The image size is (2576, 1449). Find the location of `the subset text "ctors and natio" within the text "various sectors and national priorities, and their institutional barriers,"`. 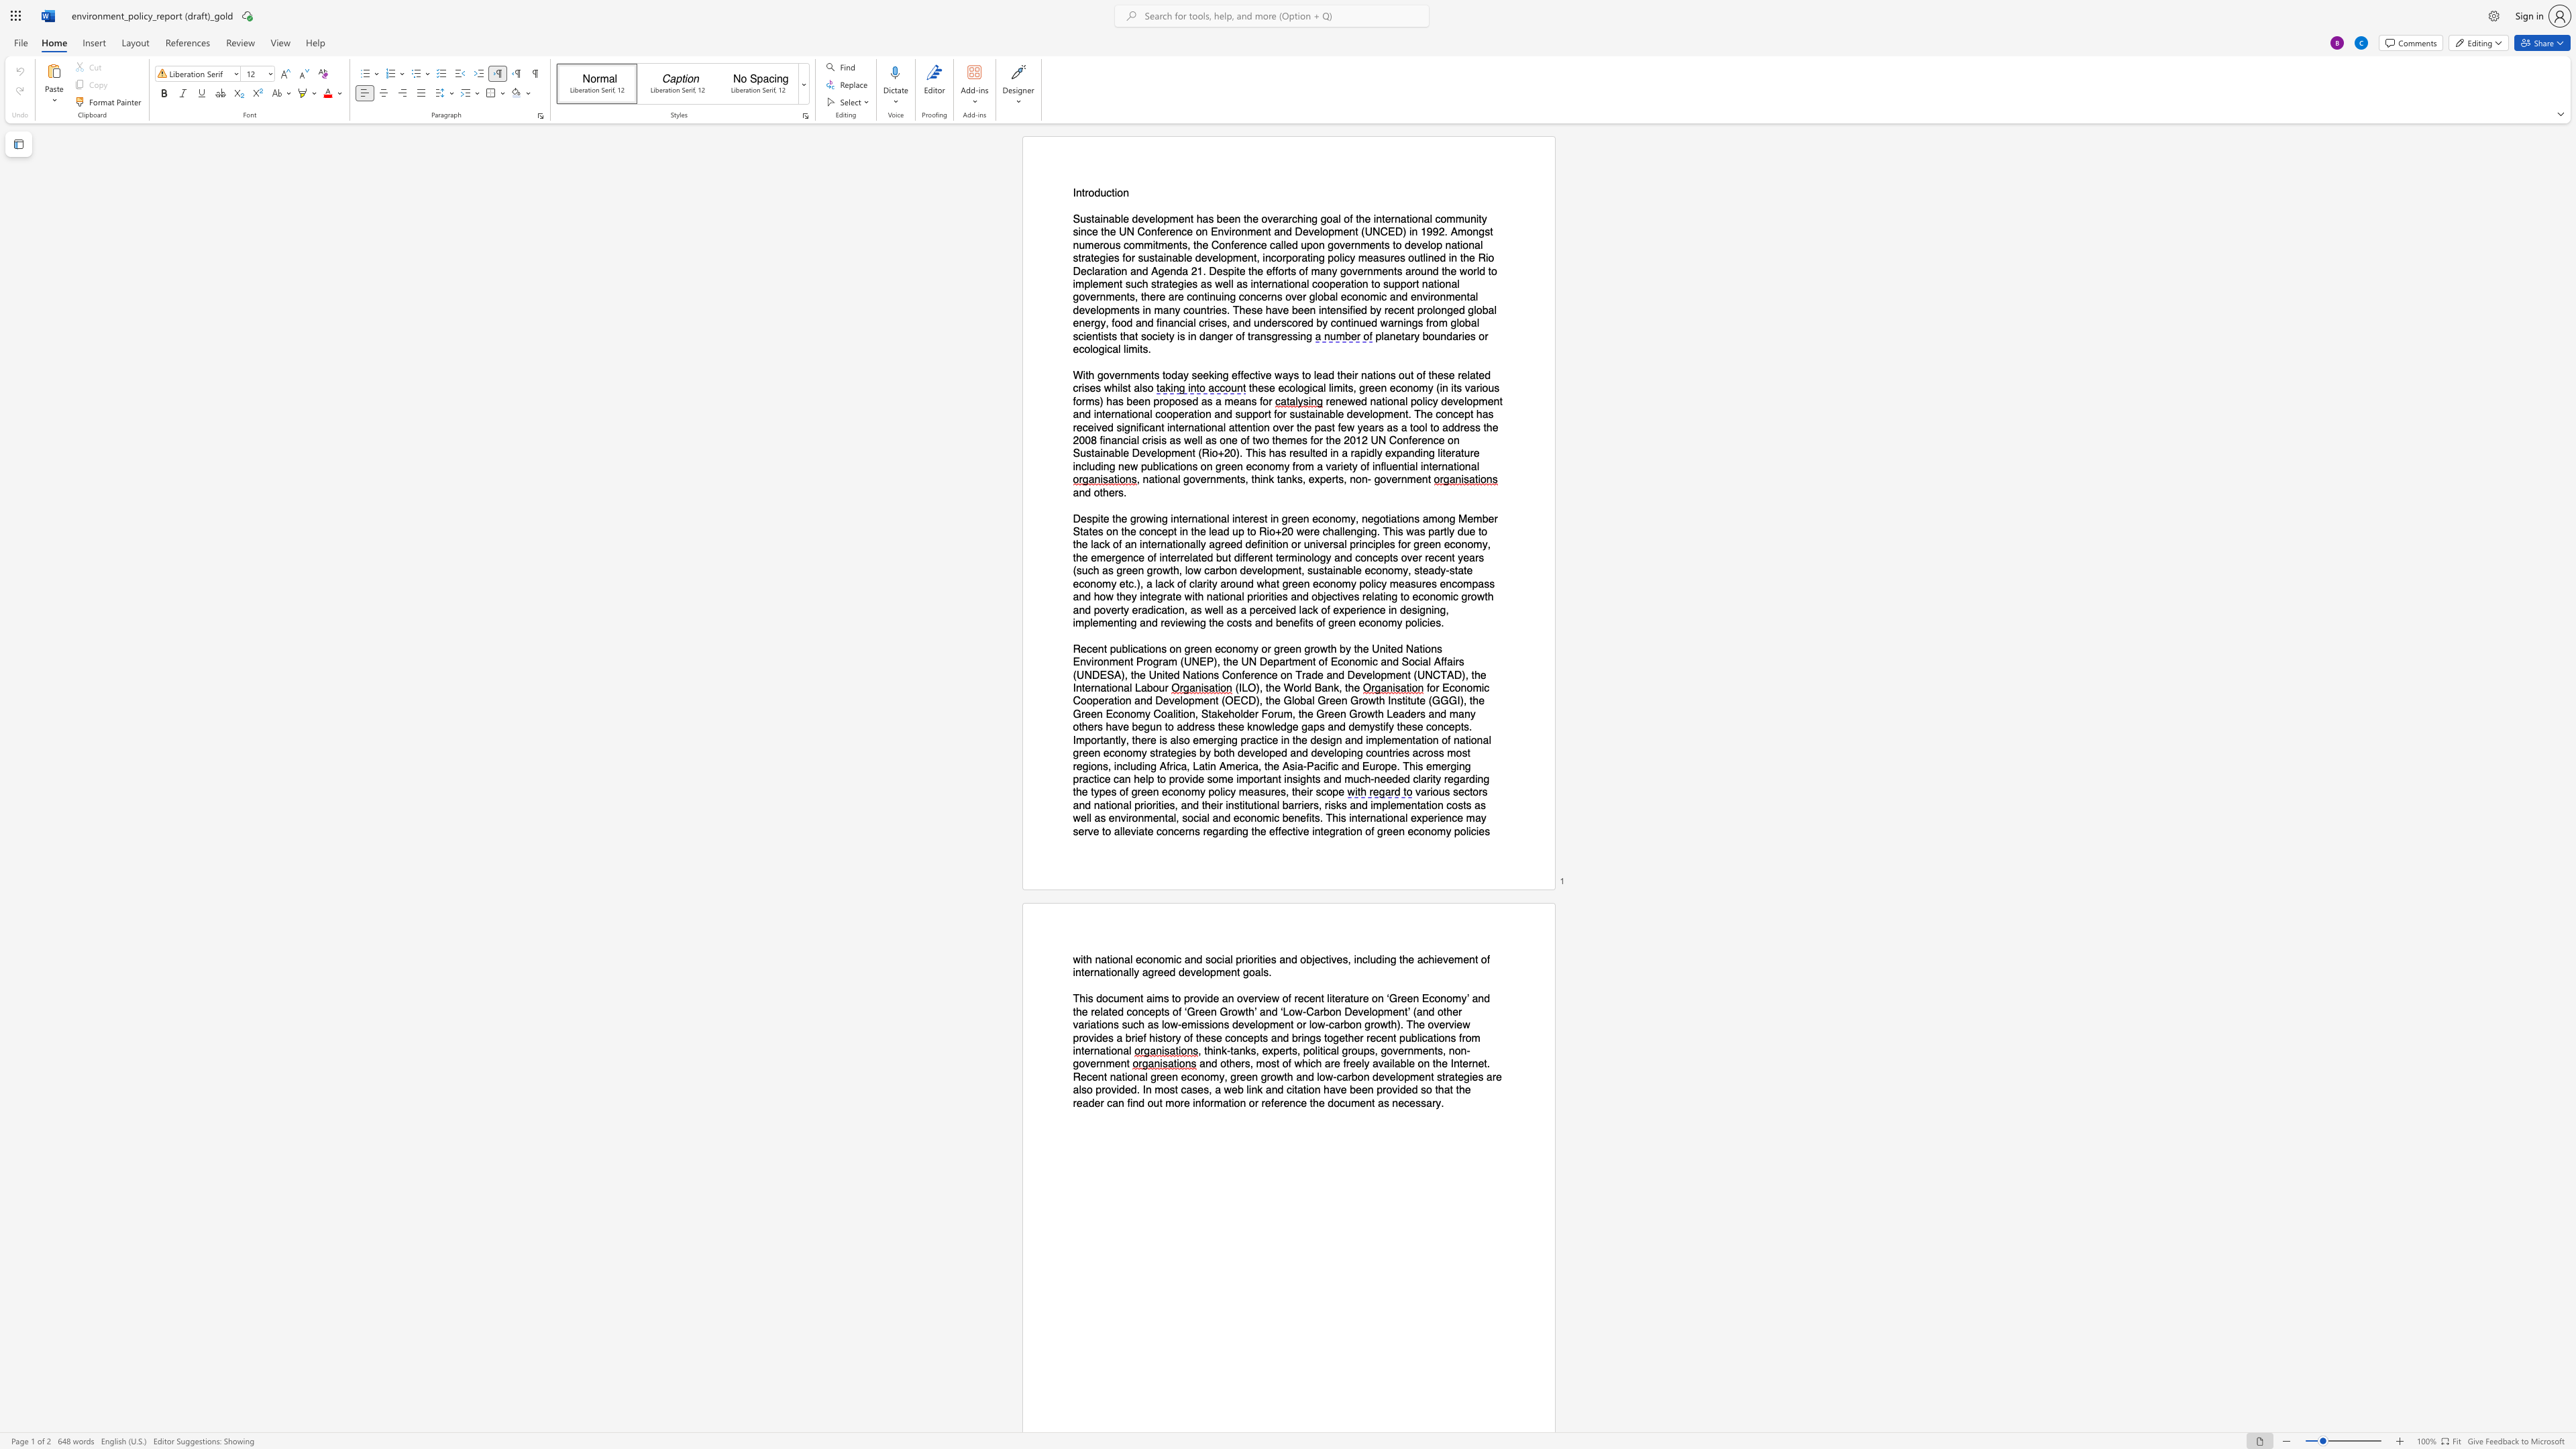

the subset text "ctors and natio" within the text "various sectors and national priorities, and their institutional barriers," is located at coordinates (1464, 791).